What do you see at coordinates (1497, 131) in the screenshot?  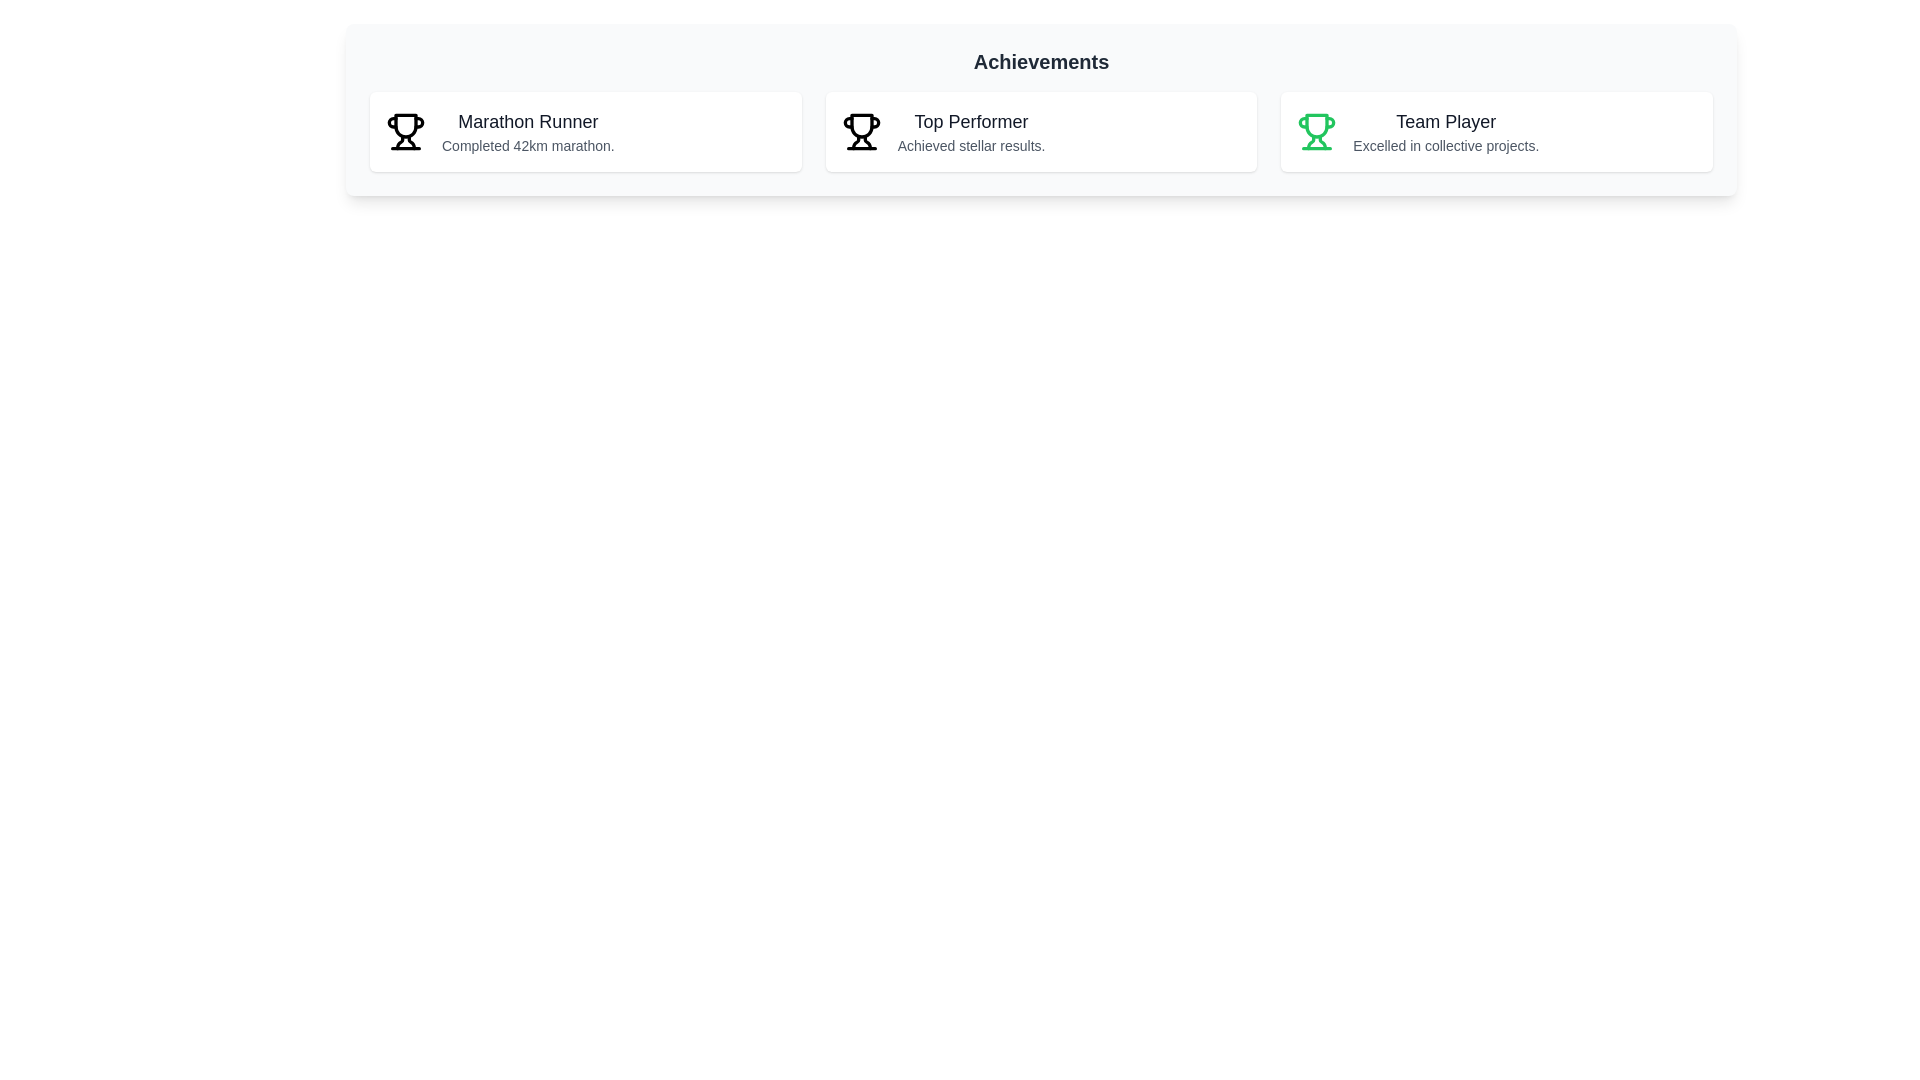 I see `the 'Team Player' achievement card` at bounding box center [1497, 131].